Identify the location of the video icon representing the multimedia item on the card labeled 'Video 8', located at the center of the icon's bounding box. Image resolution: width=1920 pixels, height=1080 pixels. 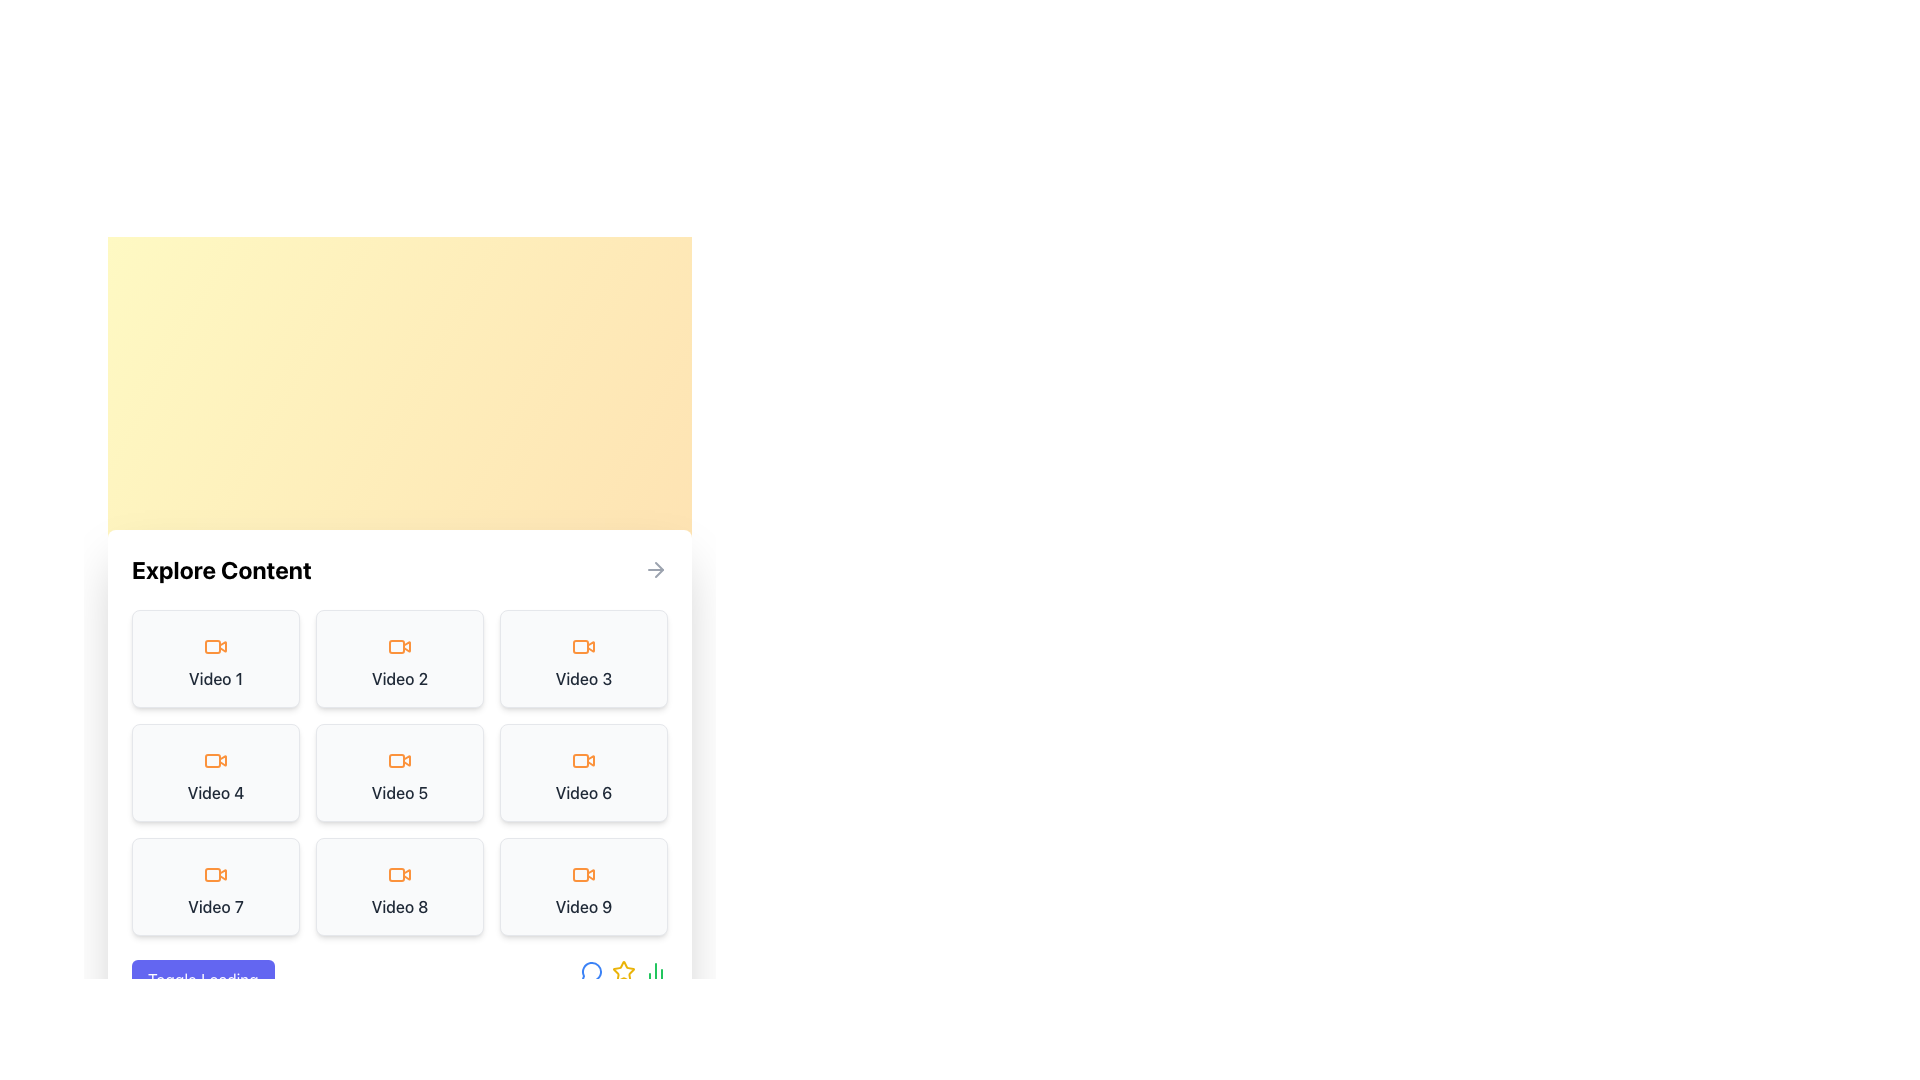
(399, 874).